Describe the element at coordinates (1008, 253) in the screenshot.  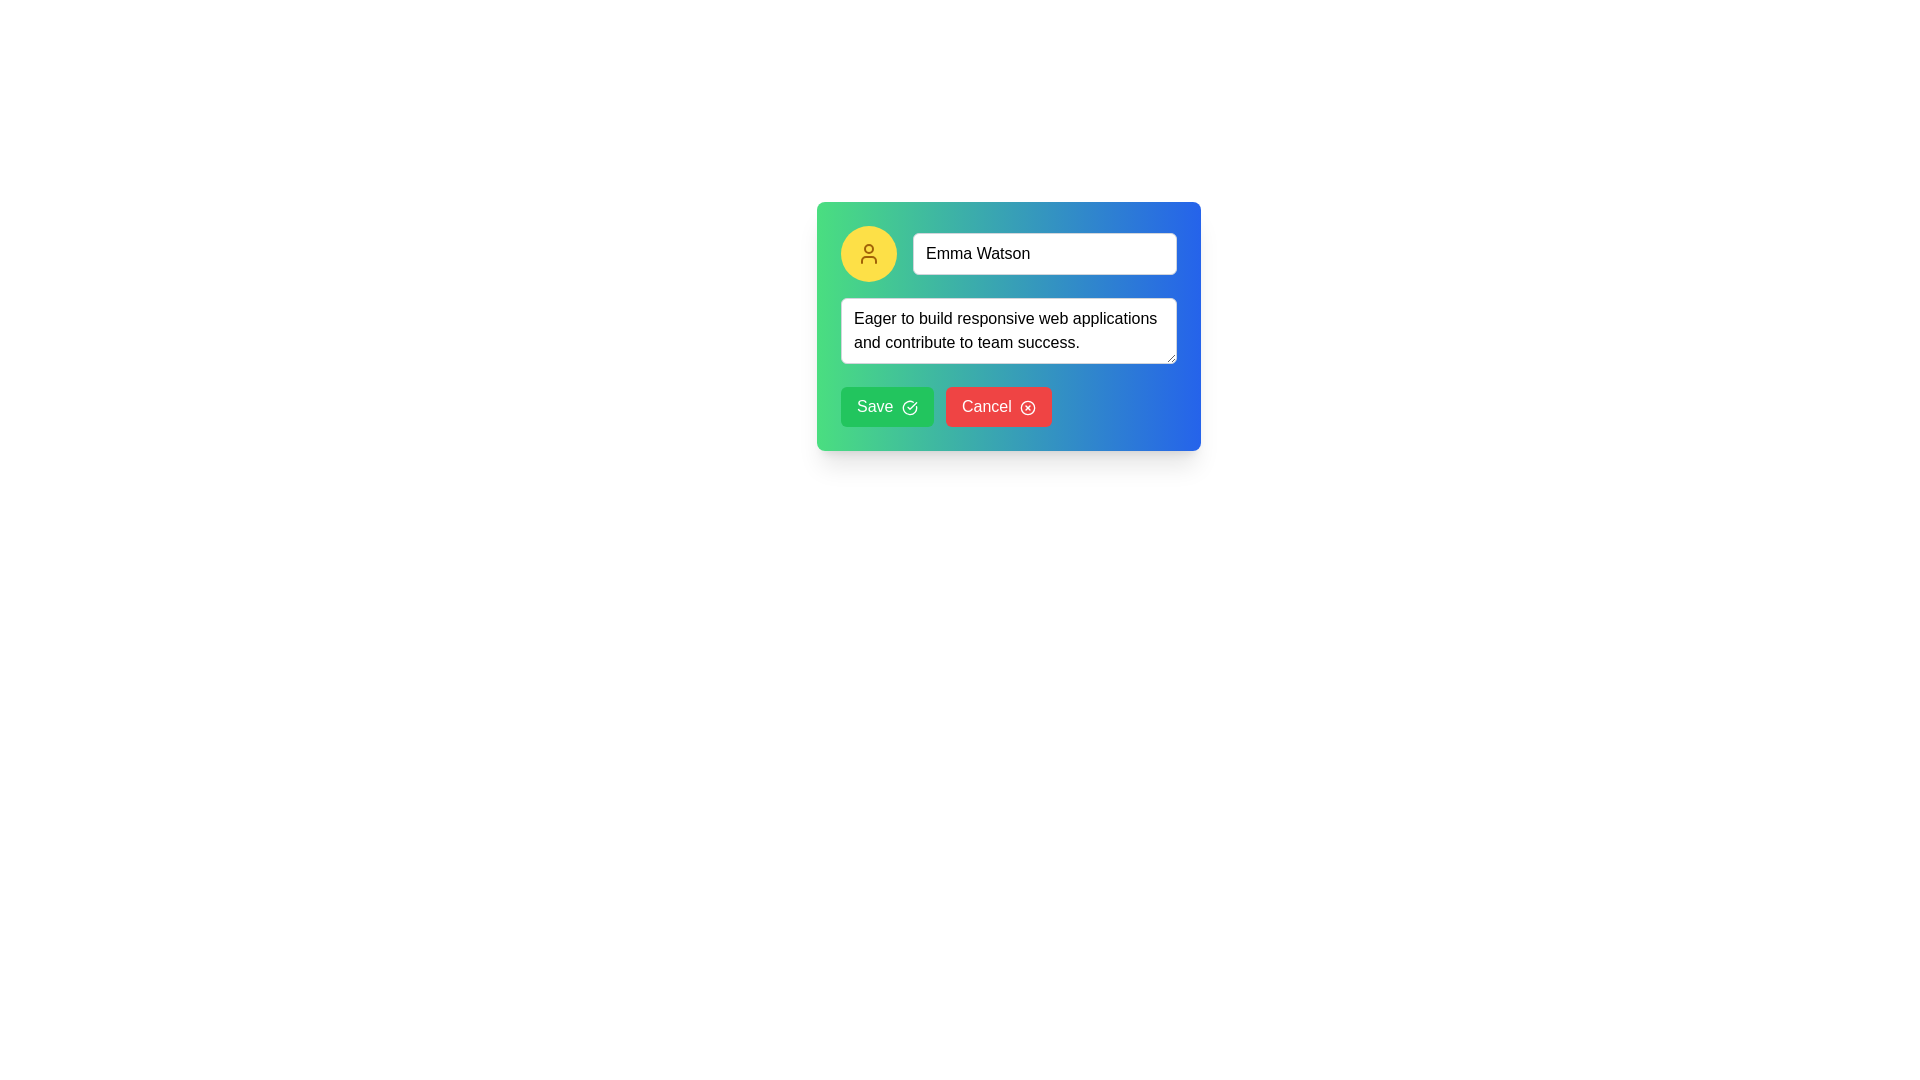
I see `the text input field next to the yellow circular avatar icon displaying 'Emma Watson' to edit text` at that location.